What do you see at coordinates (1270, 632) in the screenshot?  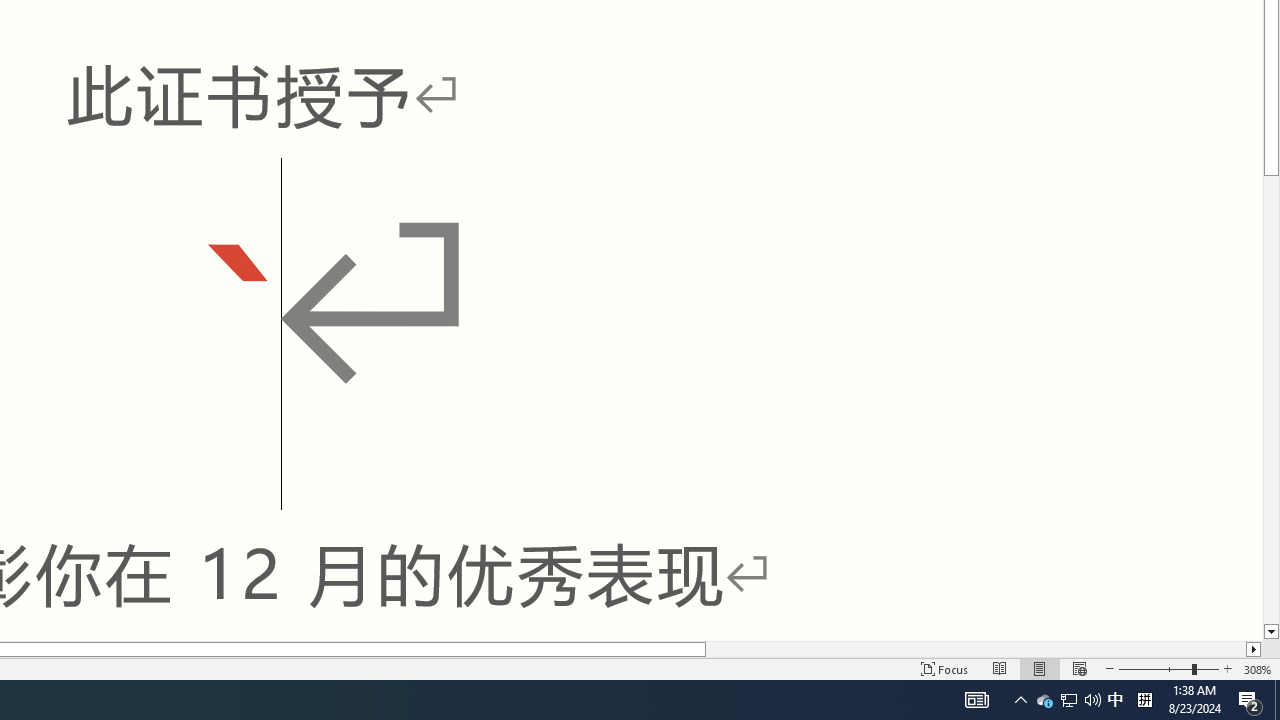 I see `'Line down'` at bounding box center [1270, 632].